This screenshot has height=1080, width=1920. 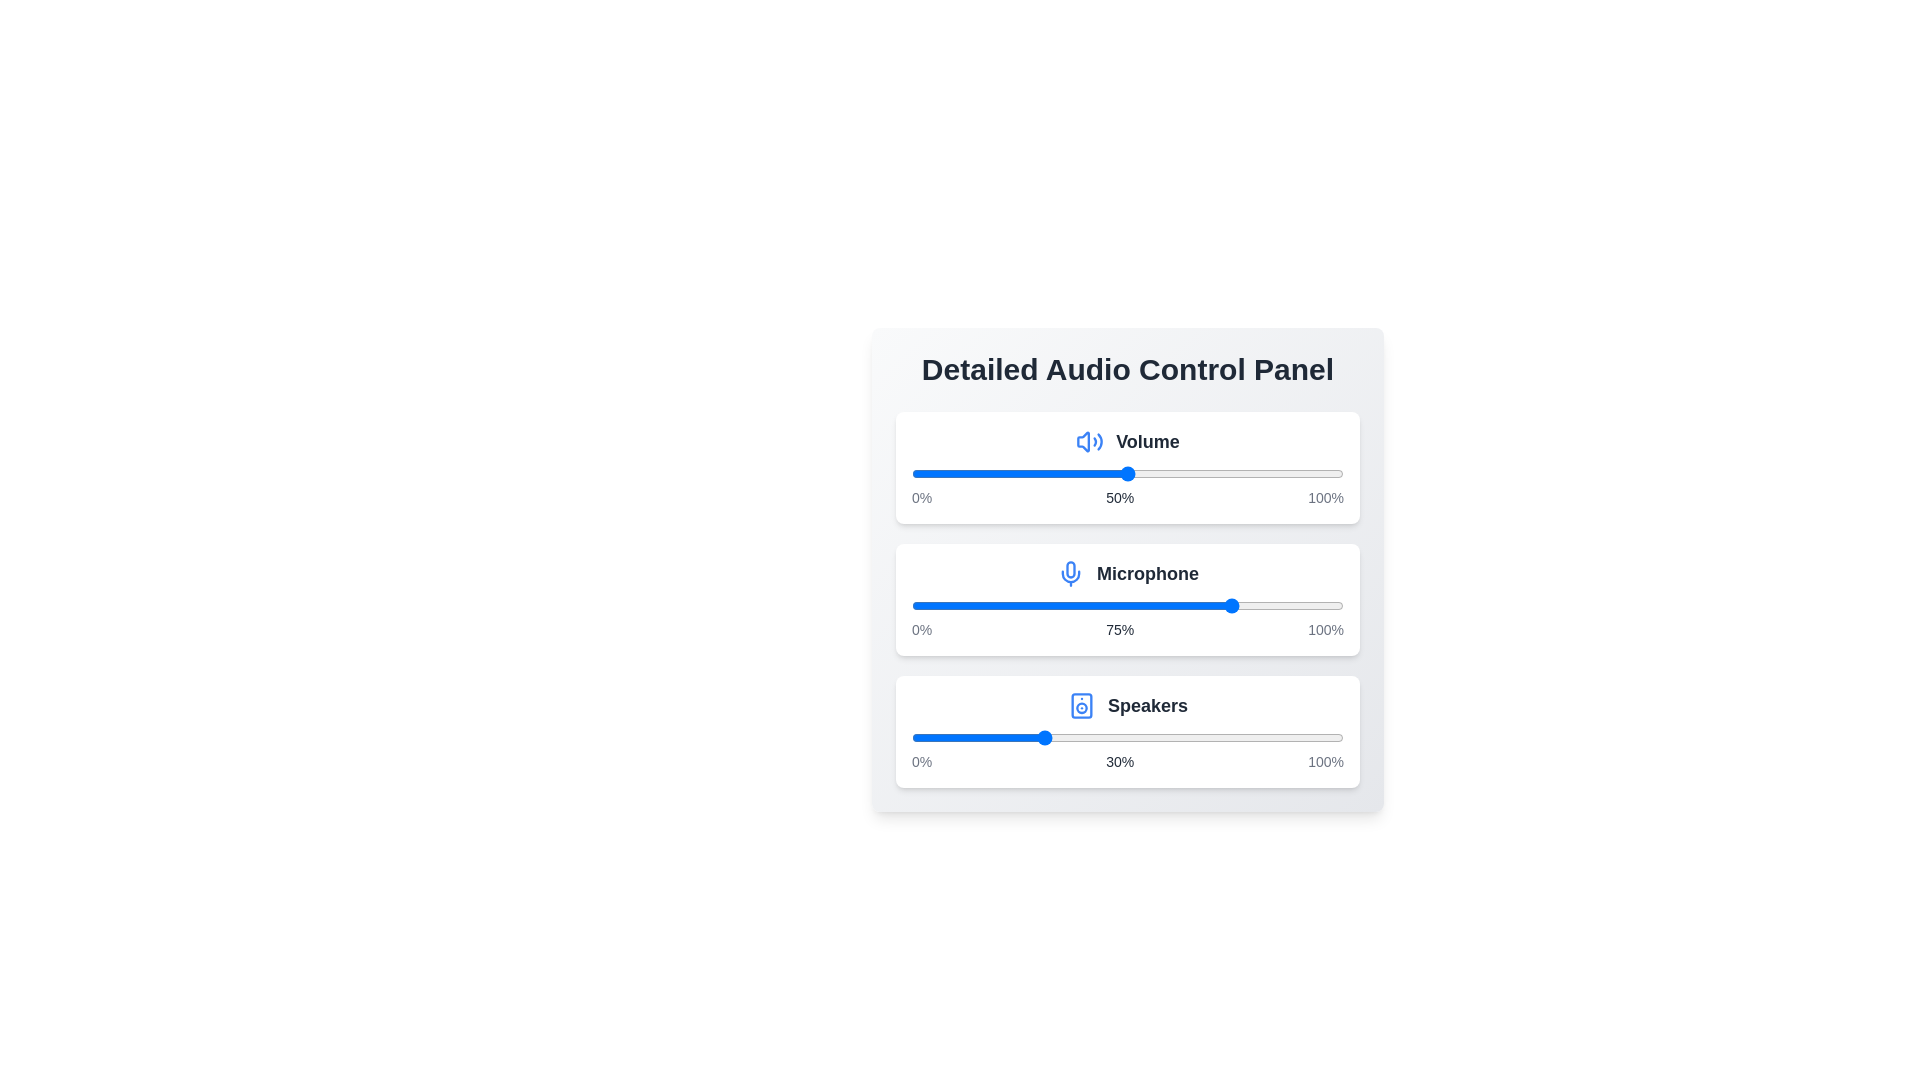 I want to click on the volume slider to 84%, so click(x=1273, y=474).